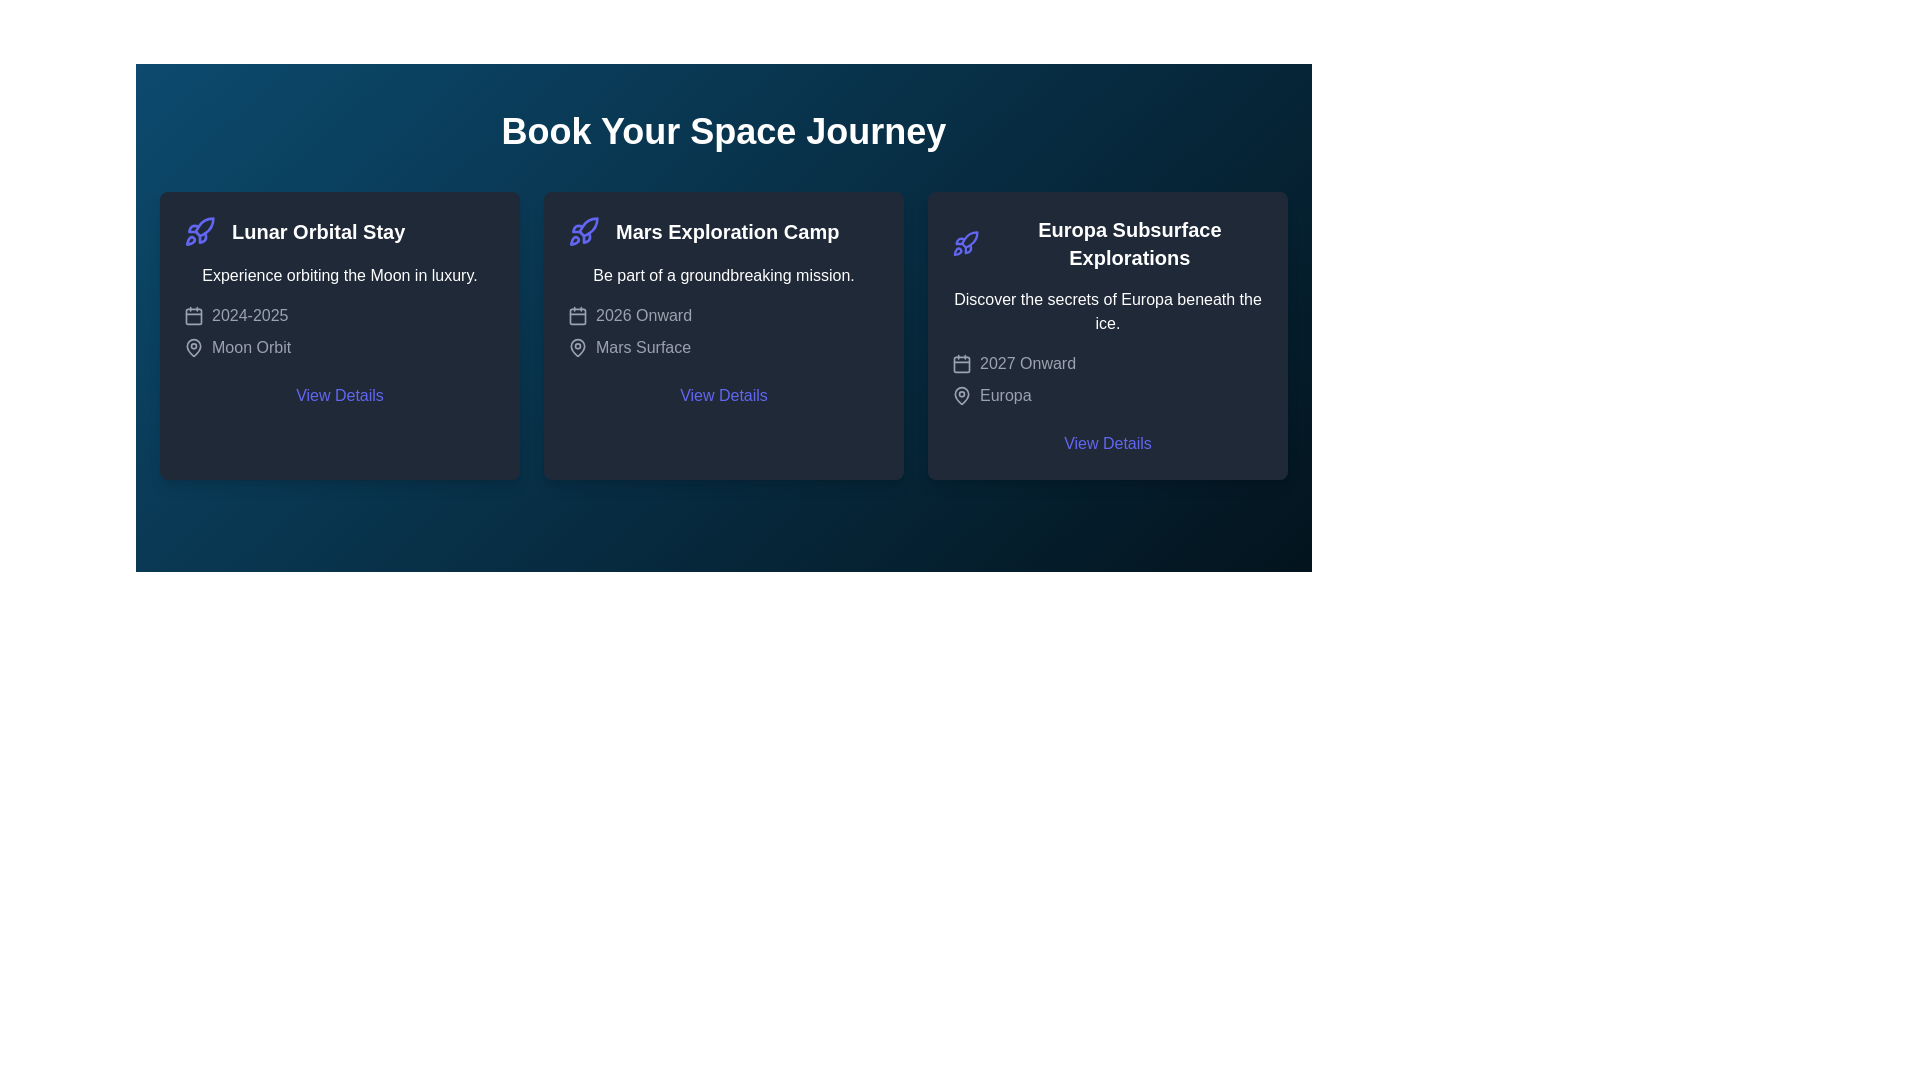  What do you see at coordinates (576, 315) in the screenshot?
I see `the calendar icon located within the second card from the left, next to the text '2026 Onward', which represents date-related information` at bounding box center [576, 315].